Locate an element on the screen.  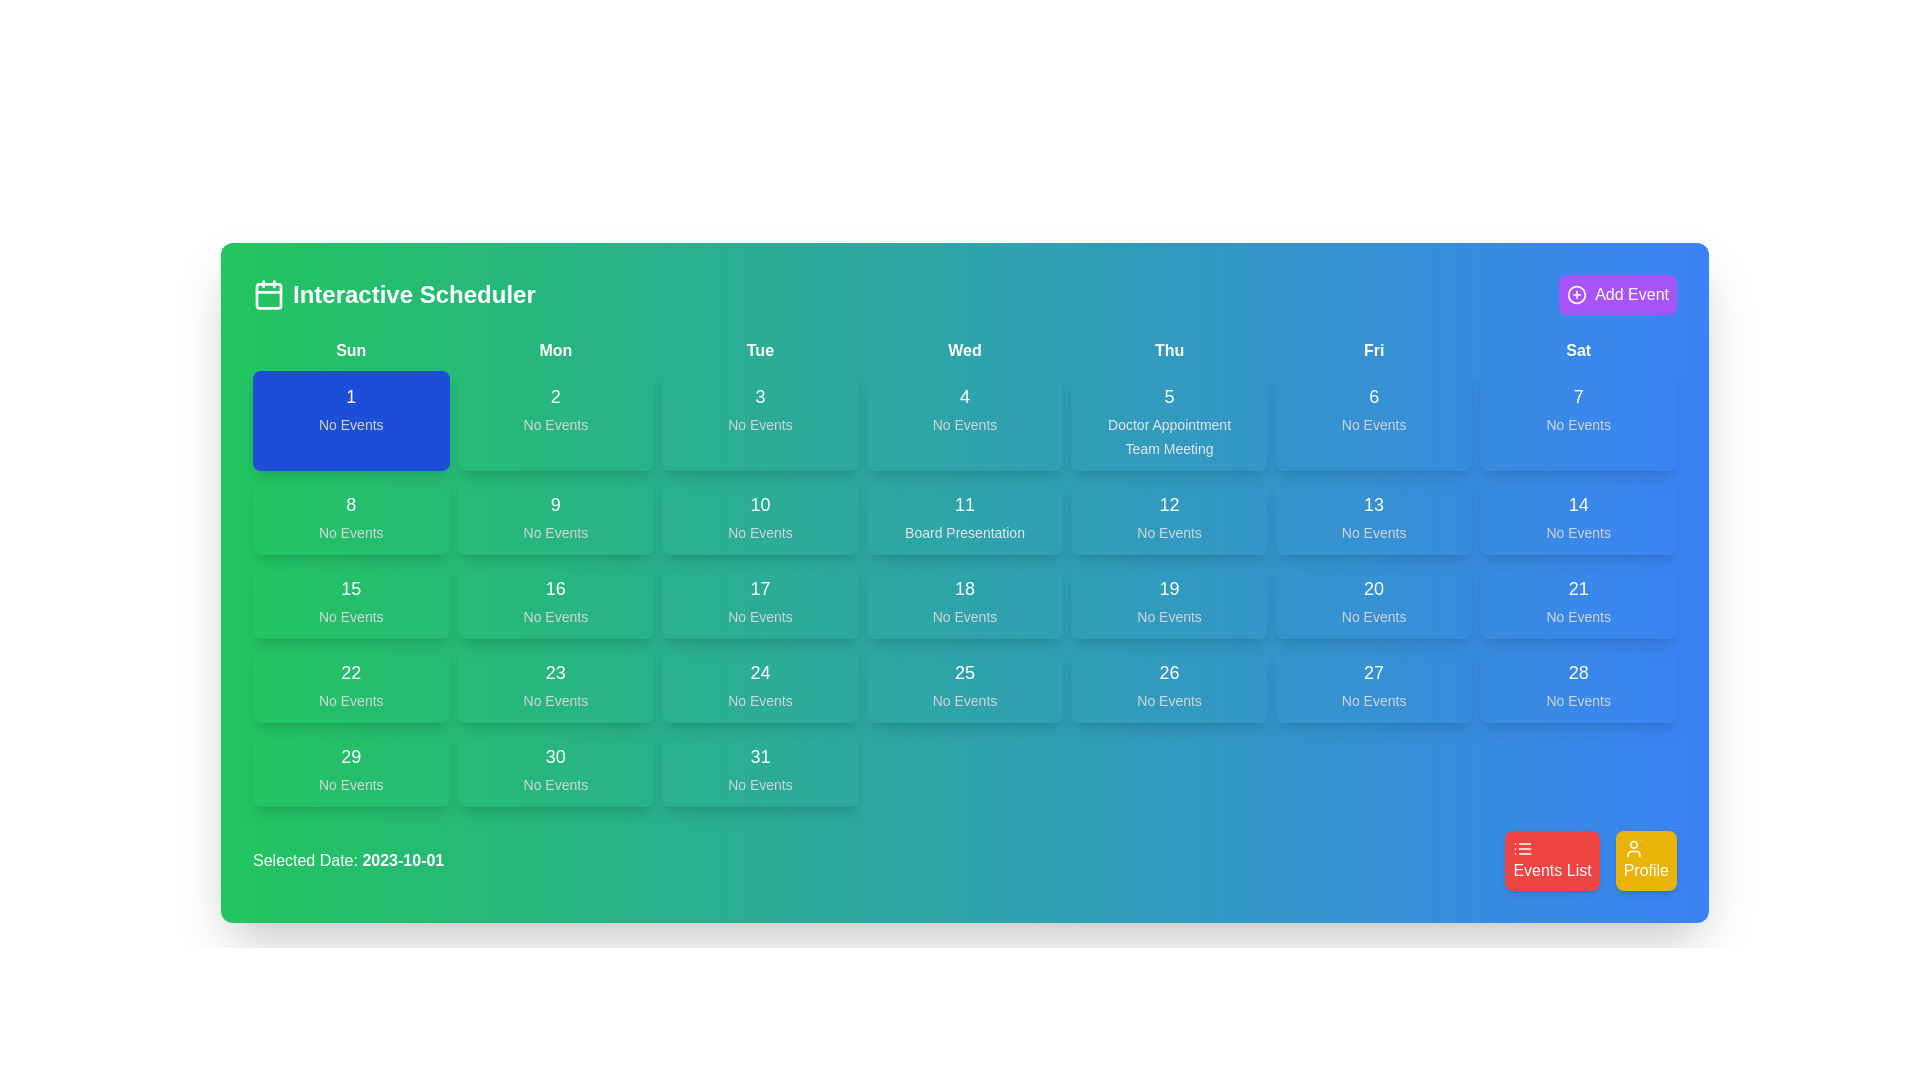
the date indicator label displaying the number '27' in the calendar interface, which is centrally positioned on its button is located at coordinates (1373, 672).